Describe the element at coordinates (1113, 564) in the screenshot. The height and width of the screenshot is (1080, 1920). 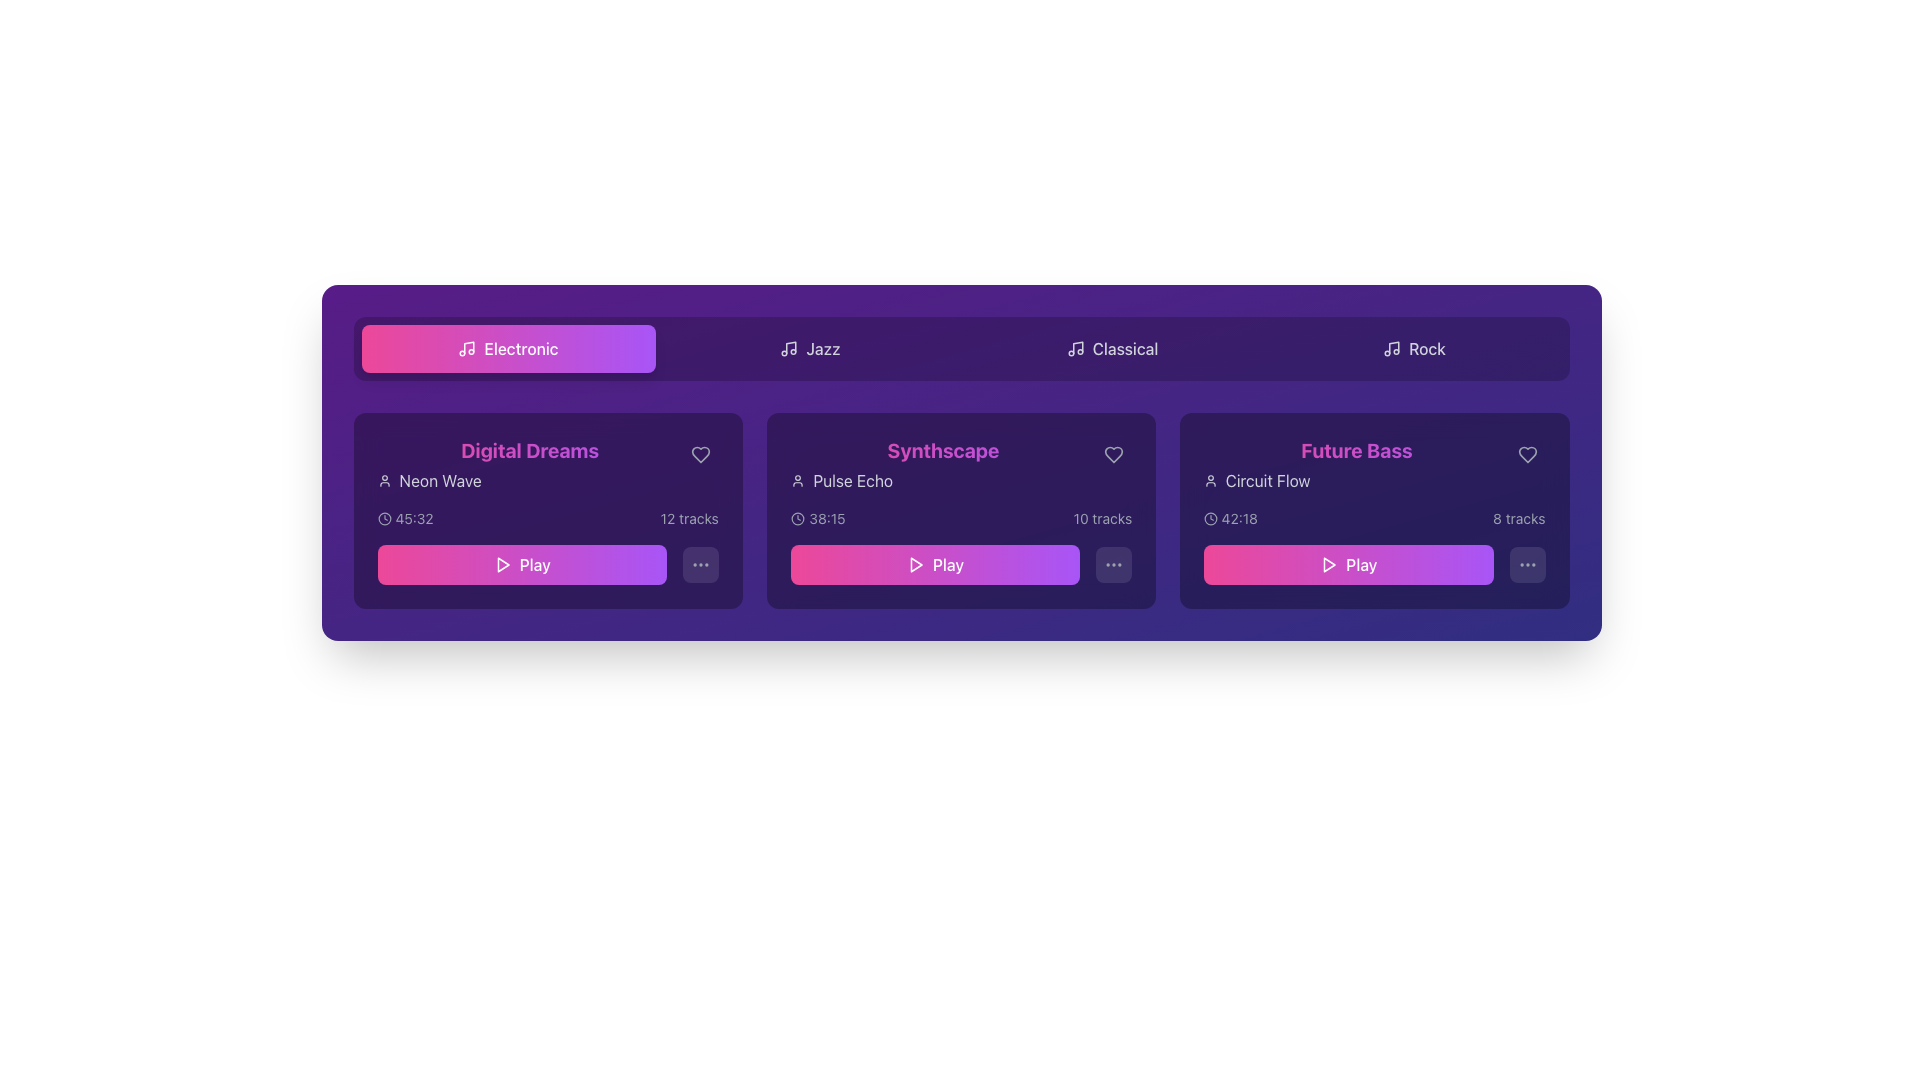
I see `the ellipsis button located at the right end of the control bar of the 'Synthscape' card` at that location.